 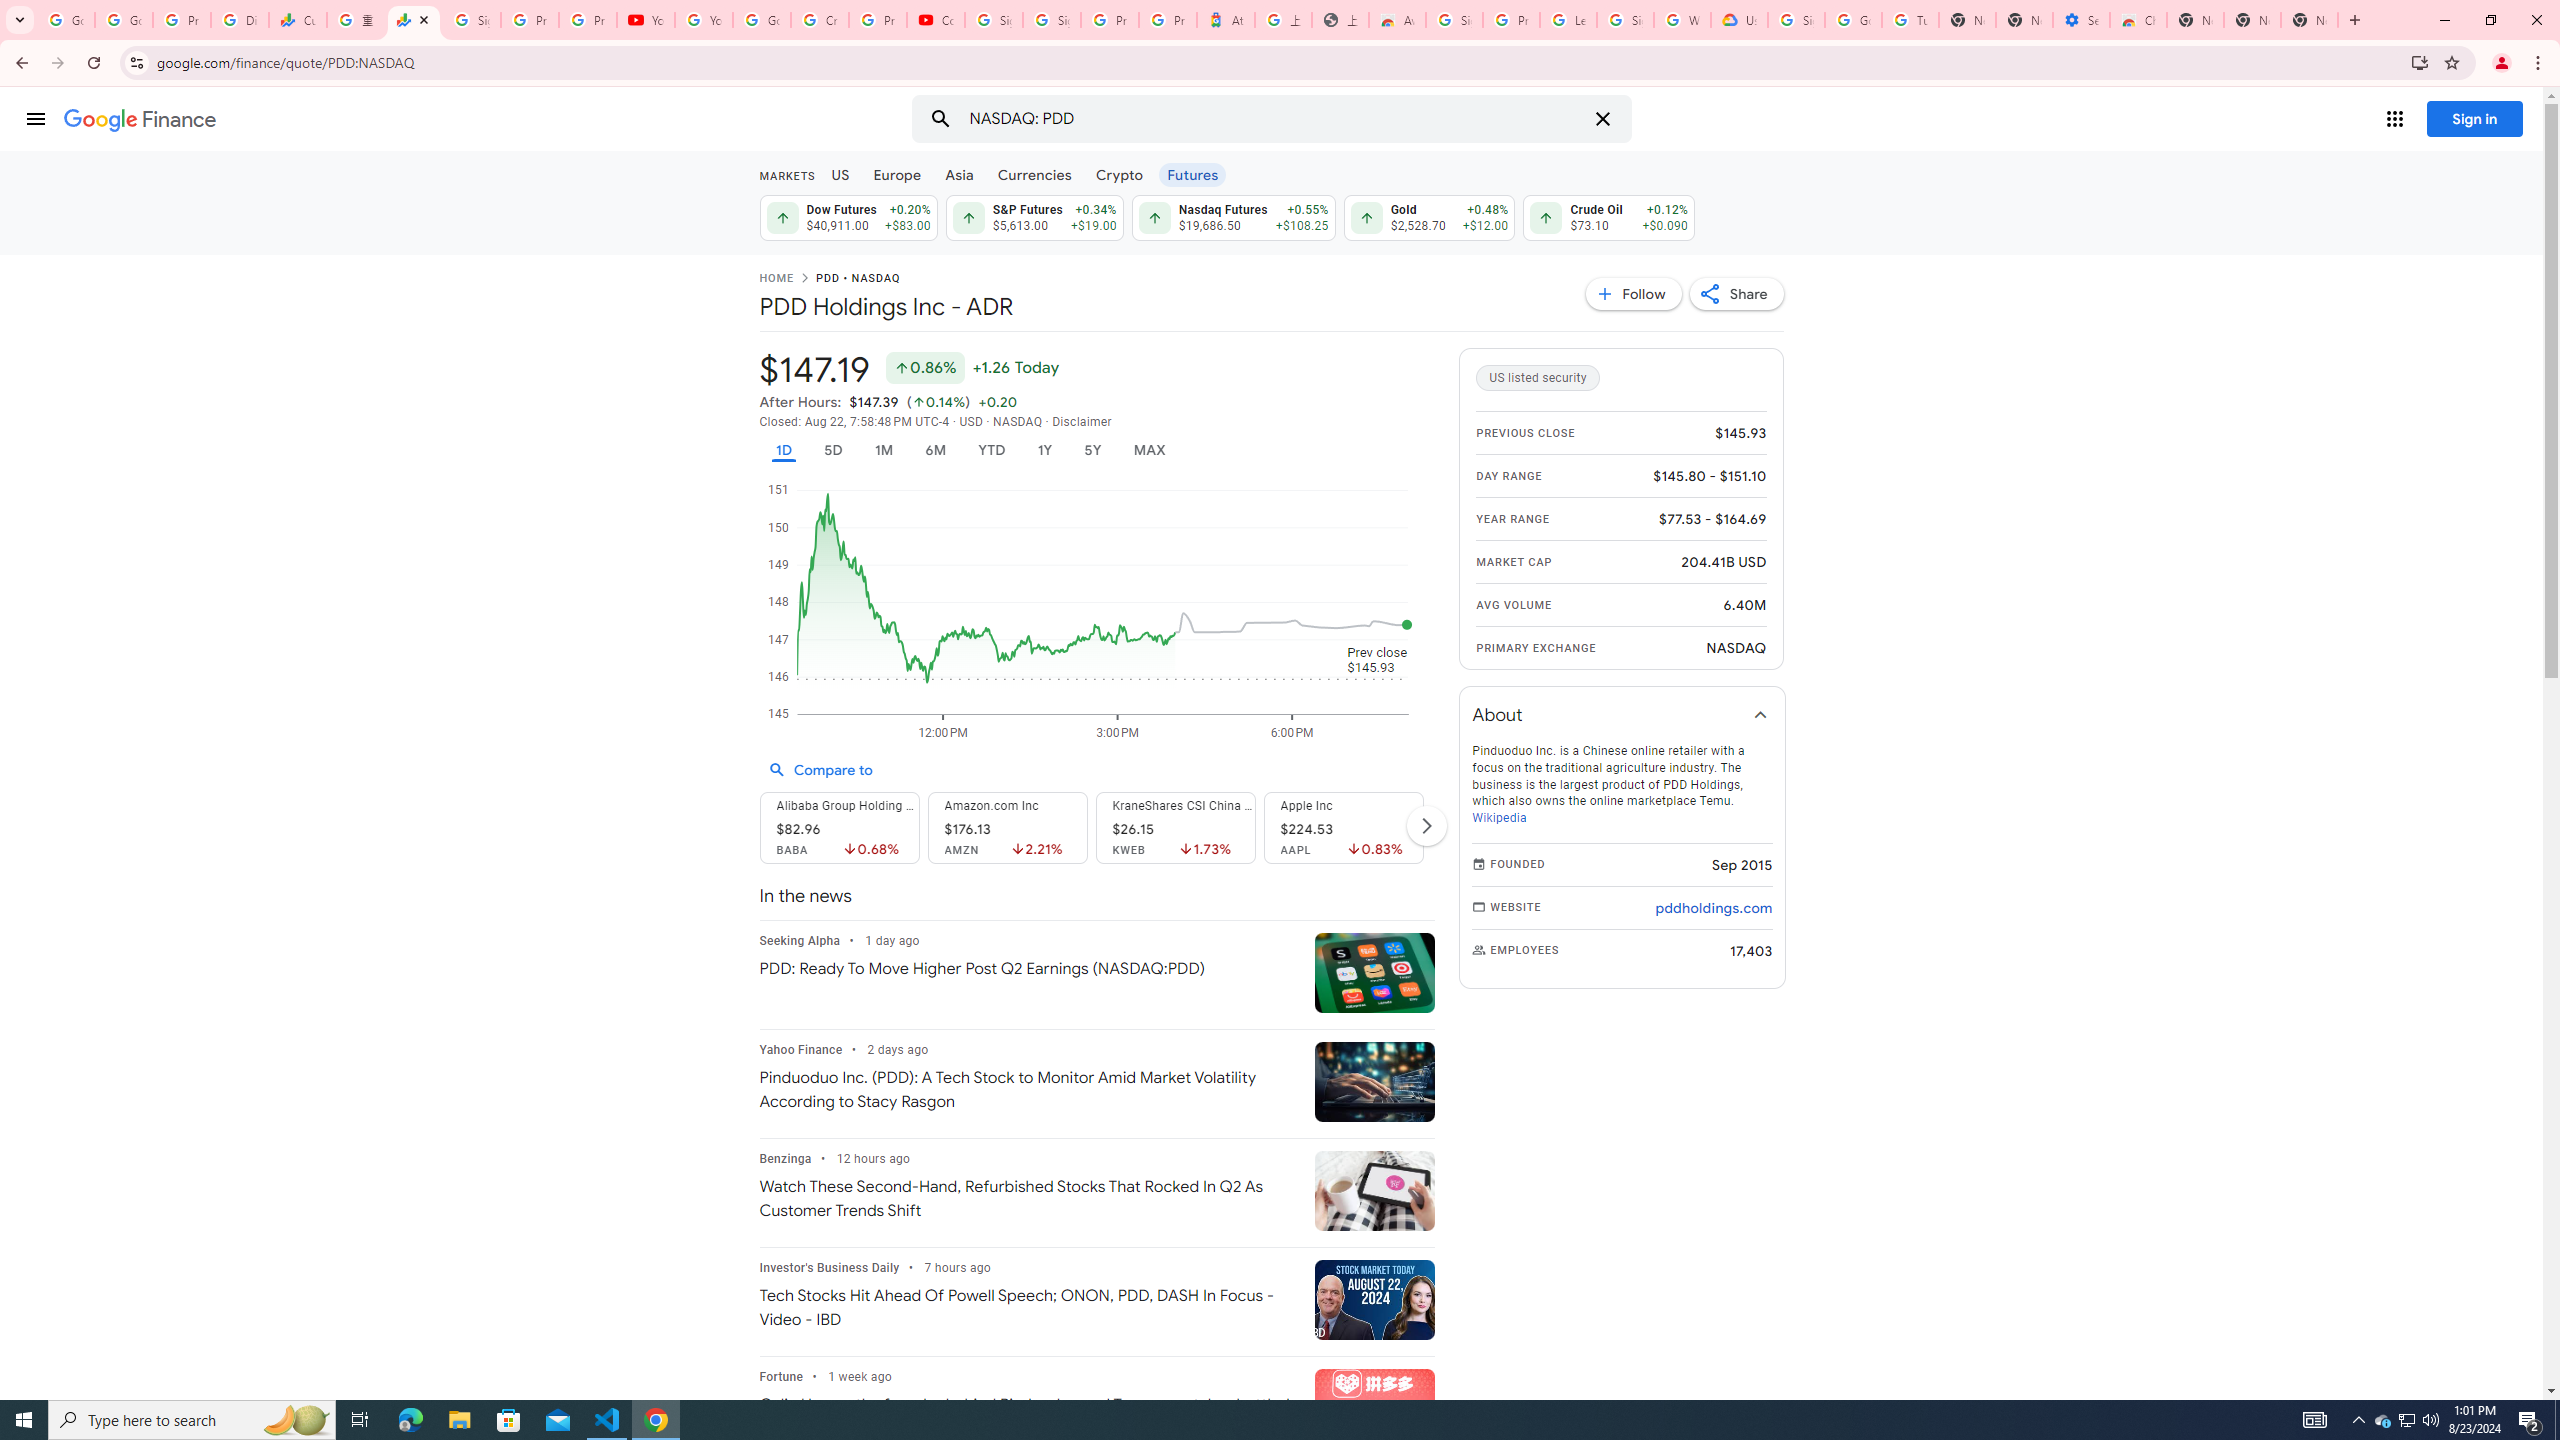 I want to click on 'Atour Hotel - Google hotels', so click(x=1226, y=19).